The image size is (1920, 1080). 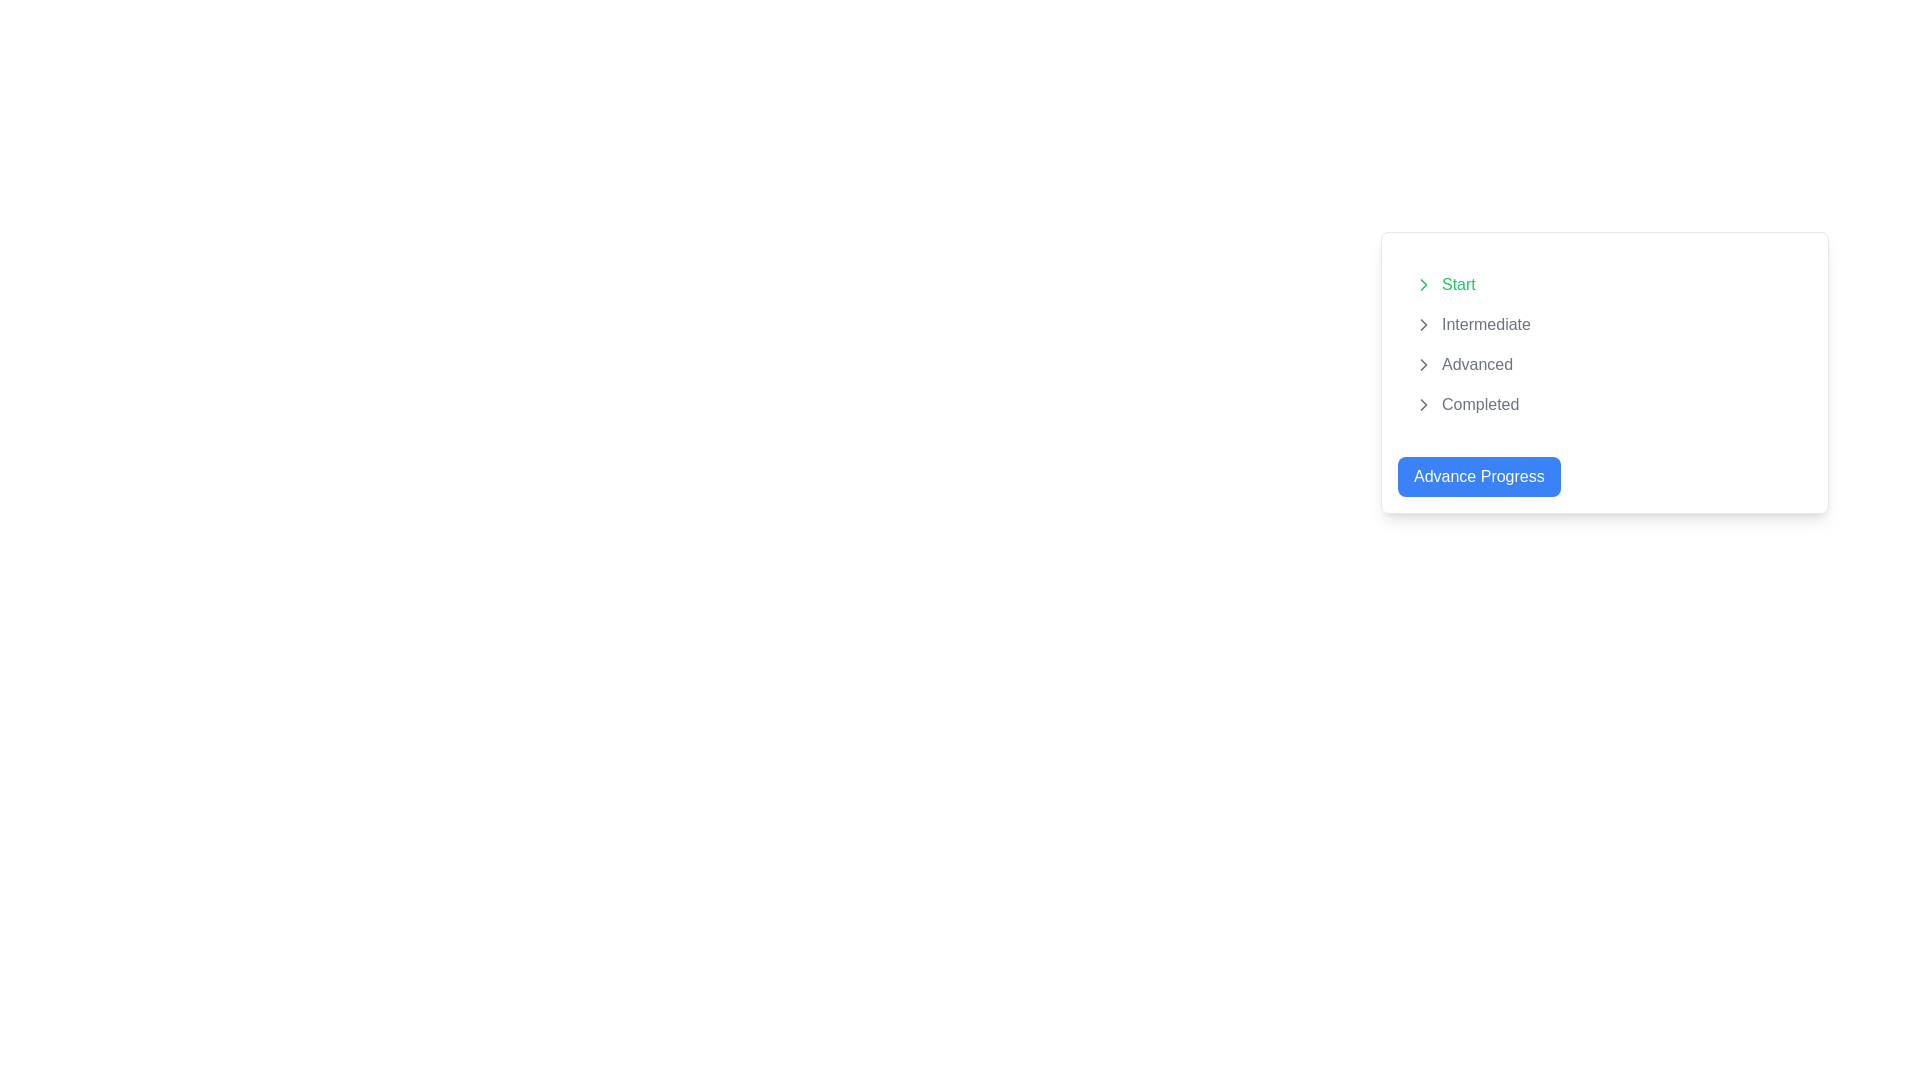 I want to click on the rightward-pointing triangular arrow icon next to the 'Advanced' text, which signifies expansion or navigation, so click(x=1423, y=365).